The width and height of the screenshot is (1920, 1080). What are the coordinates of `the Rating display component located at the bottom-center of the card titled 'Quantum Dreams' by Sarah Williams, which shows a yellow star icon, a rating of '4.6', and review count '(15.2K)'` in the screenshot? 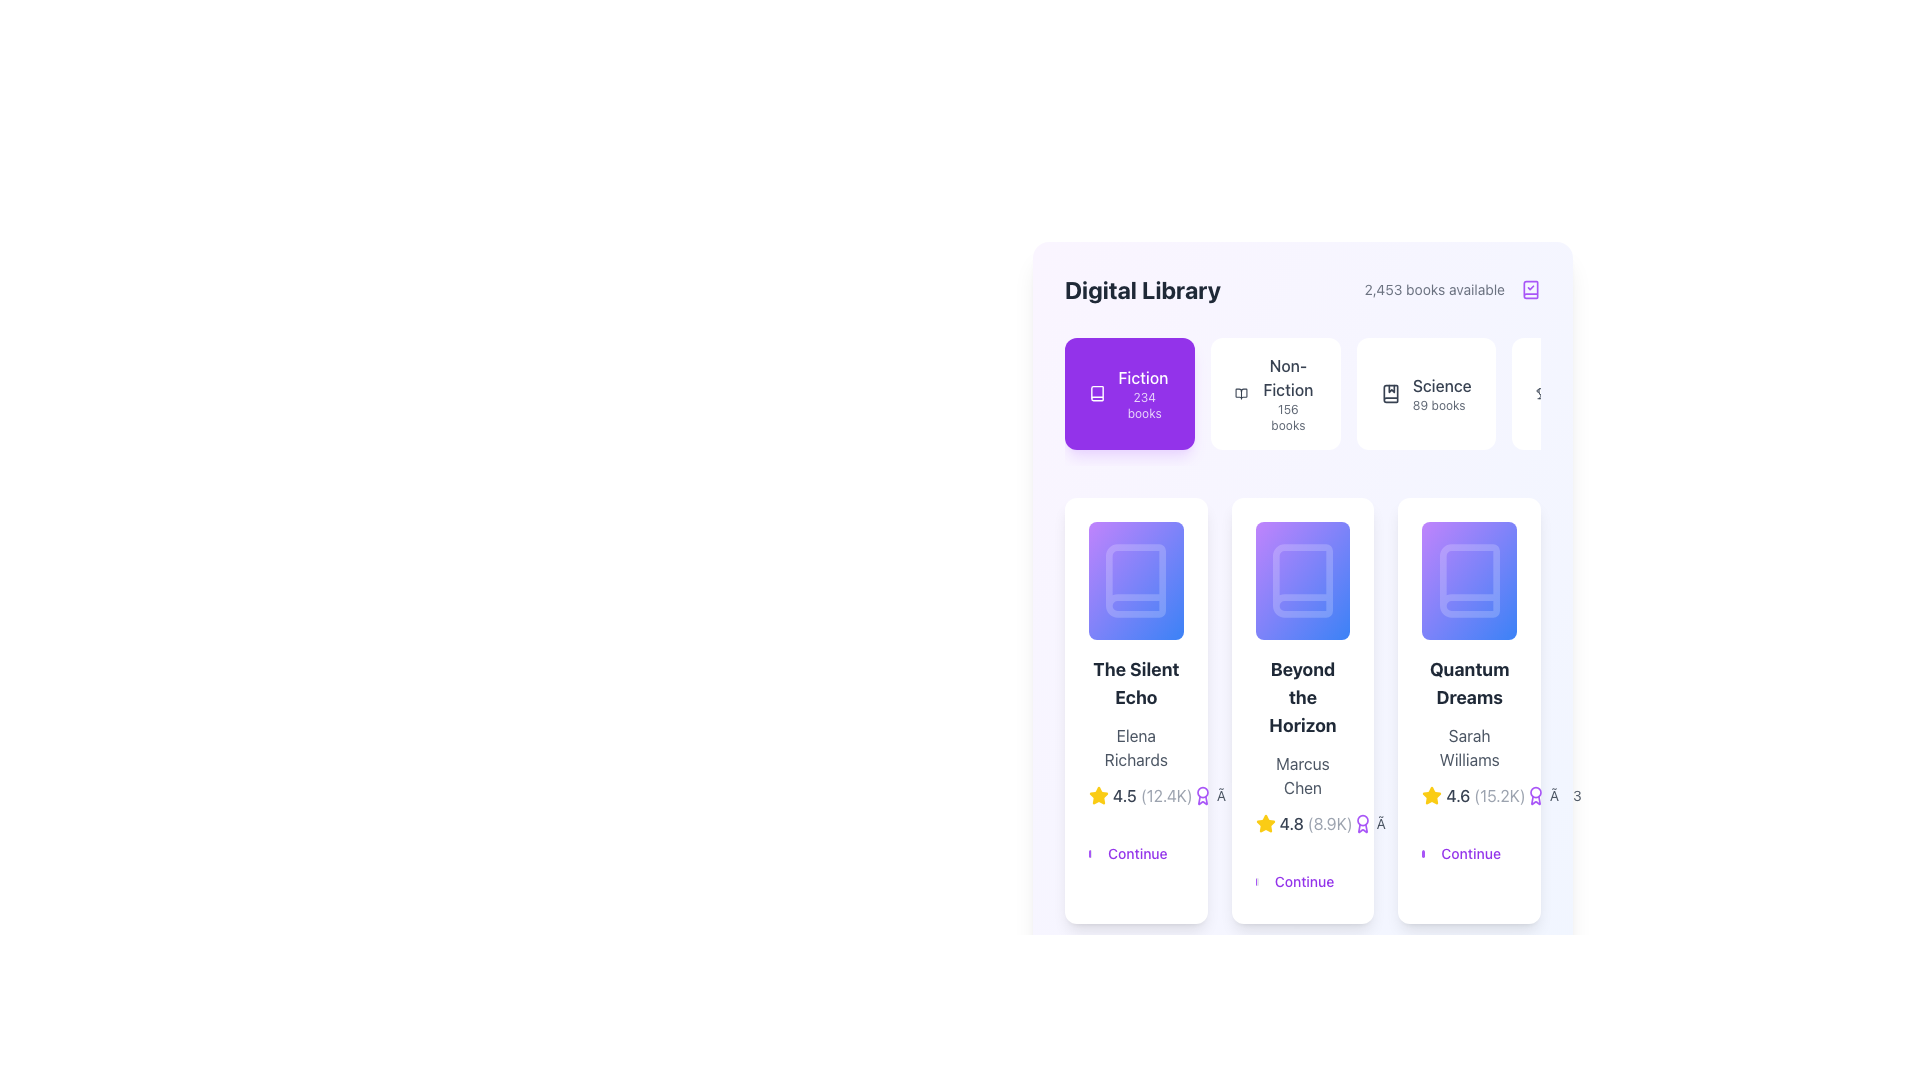 It's located at (1473, 795).